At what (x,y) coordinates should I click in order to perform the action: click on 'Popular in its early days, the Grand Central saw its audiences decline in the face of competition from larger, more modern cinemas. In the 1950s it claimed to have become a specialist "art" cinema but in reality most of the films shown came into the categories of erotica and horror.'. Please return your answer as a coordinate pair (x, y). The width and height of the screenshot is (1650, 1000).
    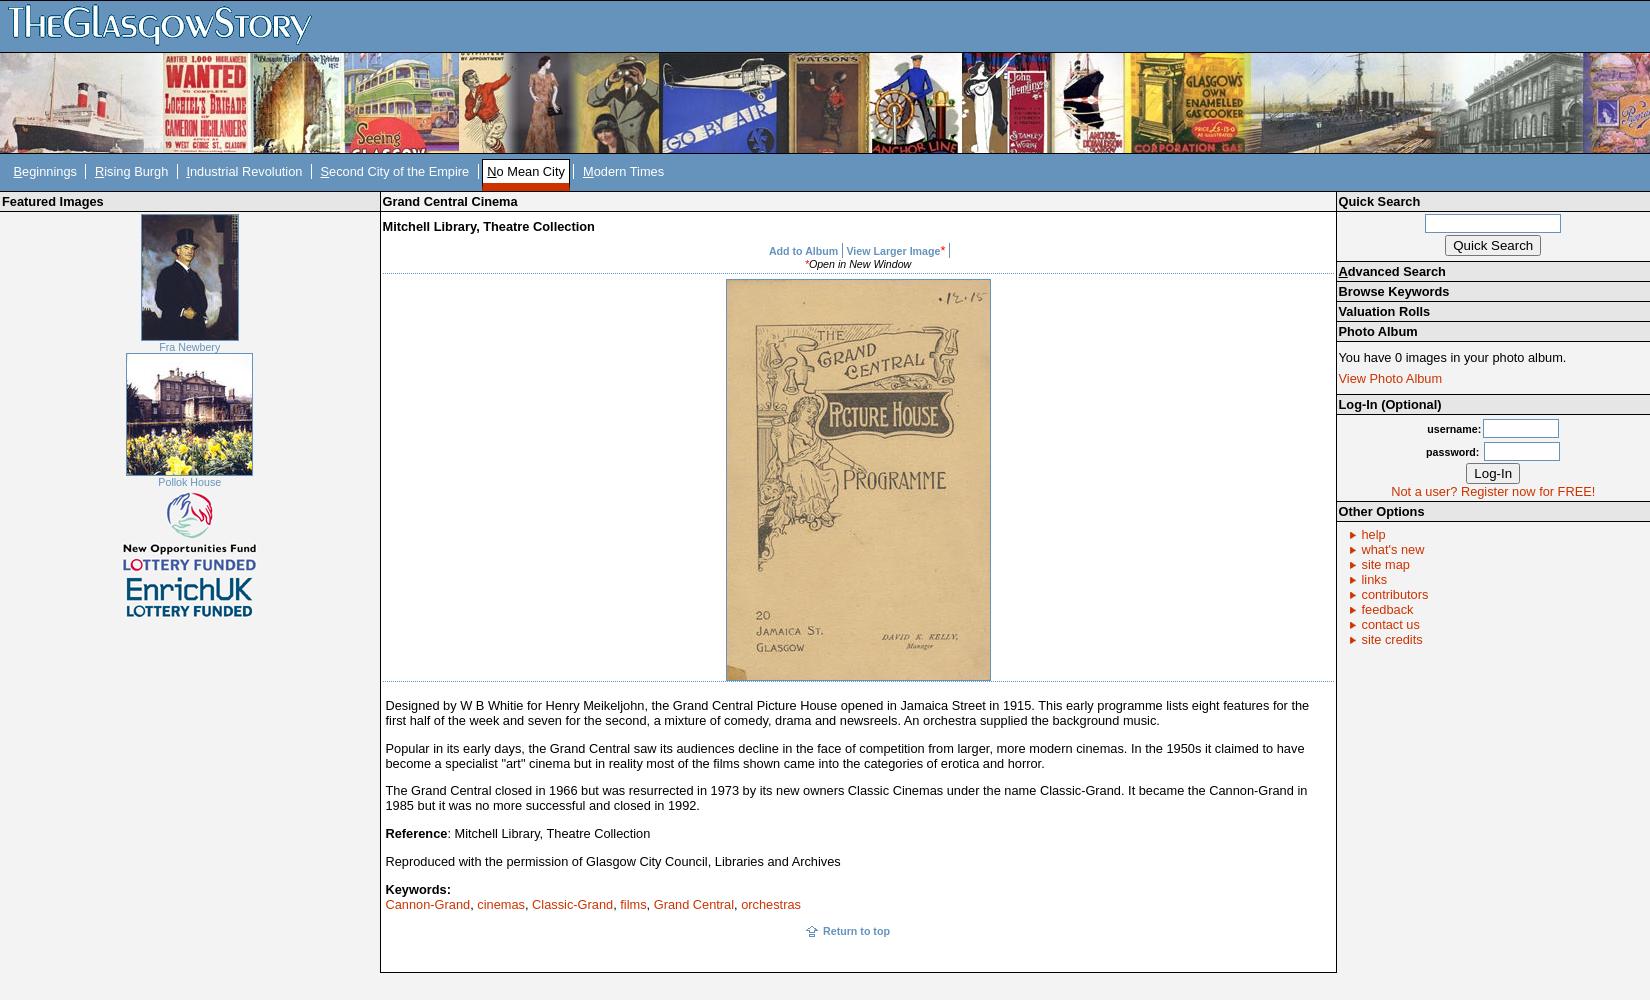
    Looking at the image, I should click on (844, 755).